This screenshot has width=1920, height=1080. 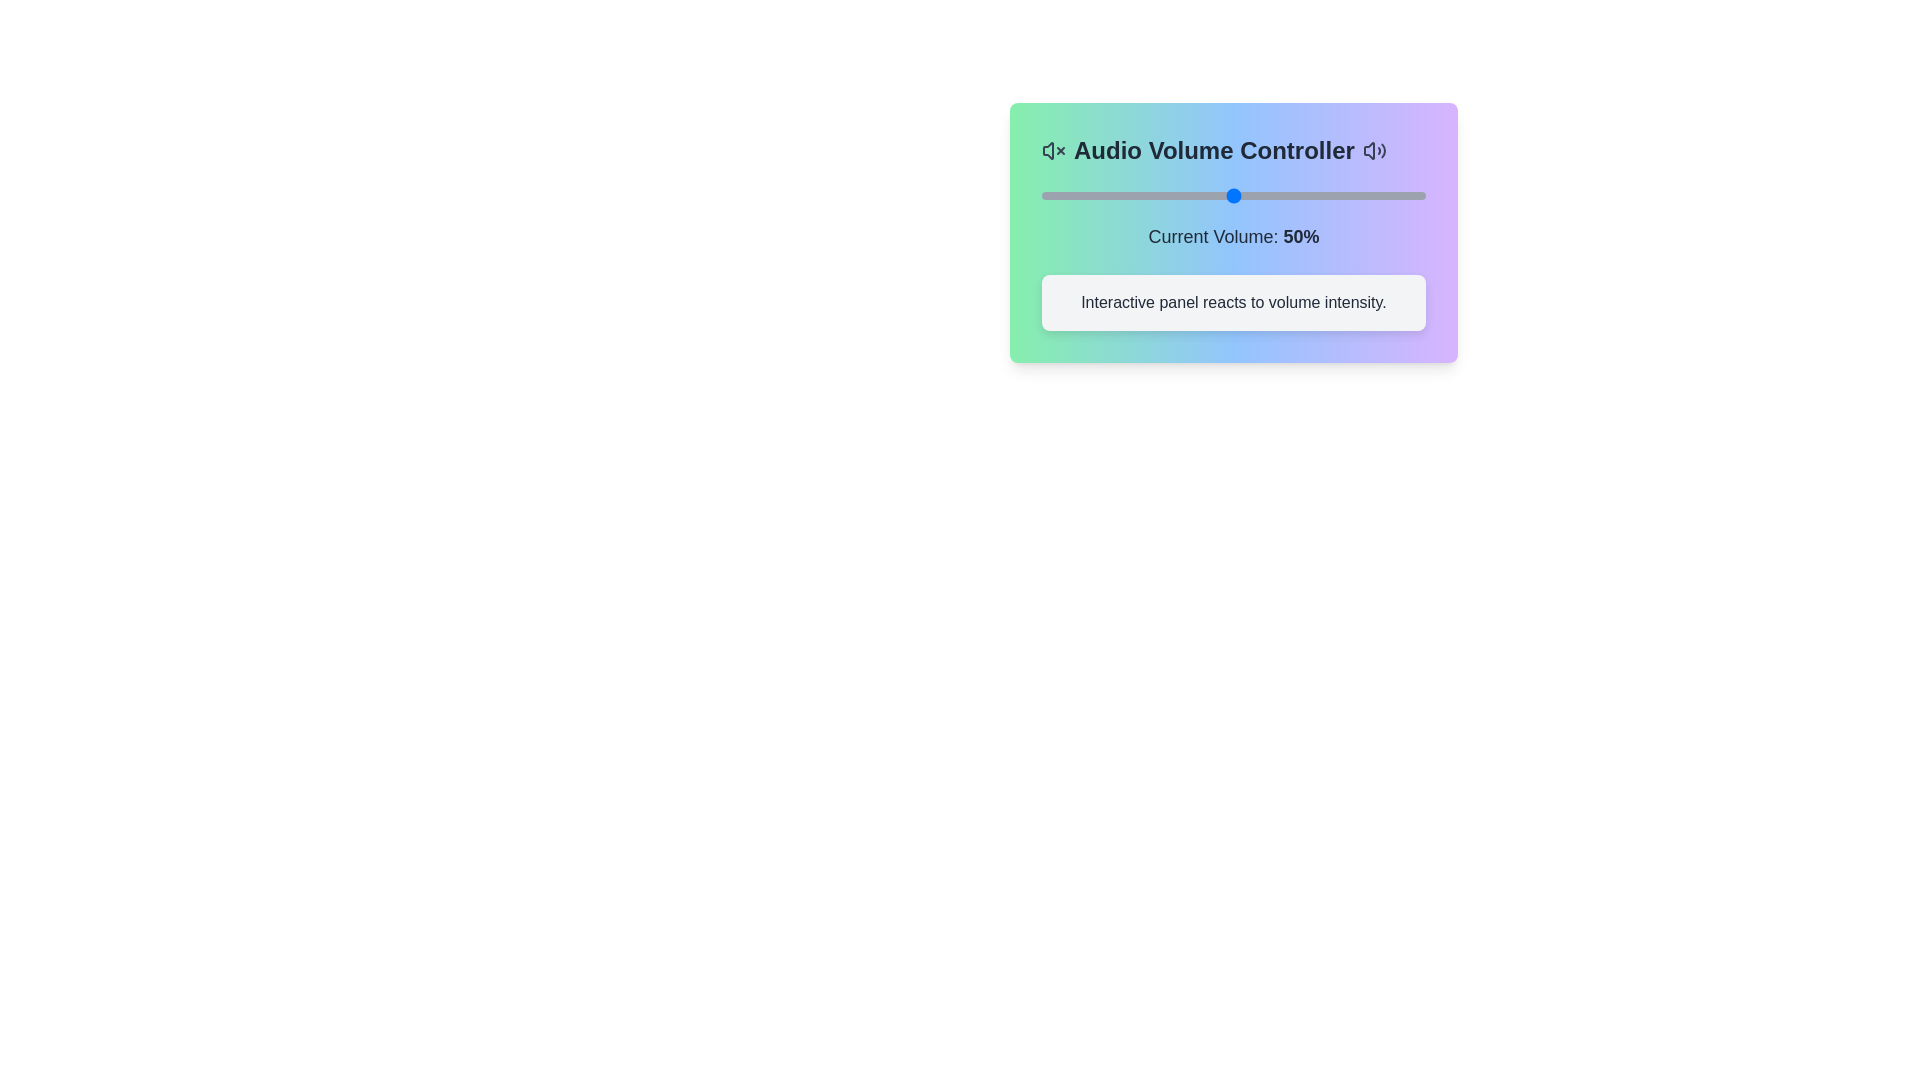 What do you see at coordinates (1401, 196) in the screenshot?
I see `the volume slider to 94%` at bounding box center [1401, 196].